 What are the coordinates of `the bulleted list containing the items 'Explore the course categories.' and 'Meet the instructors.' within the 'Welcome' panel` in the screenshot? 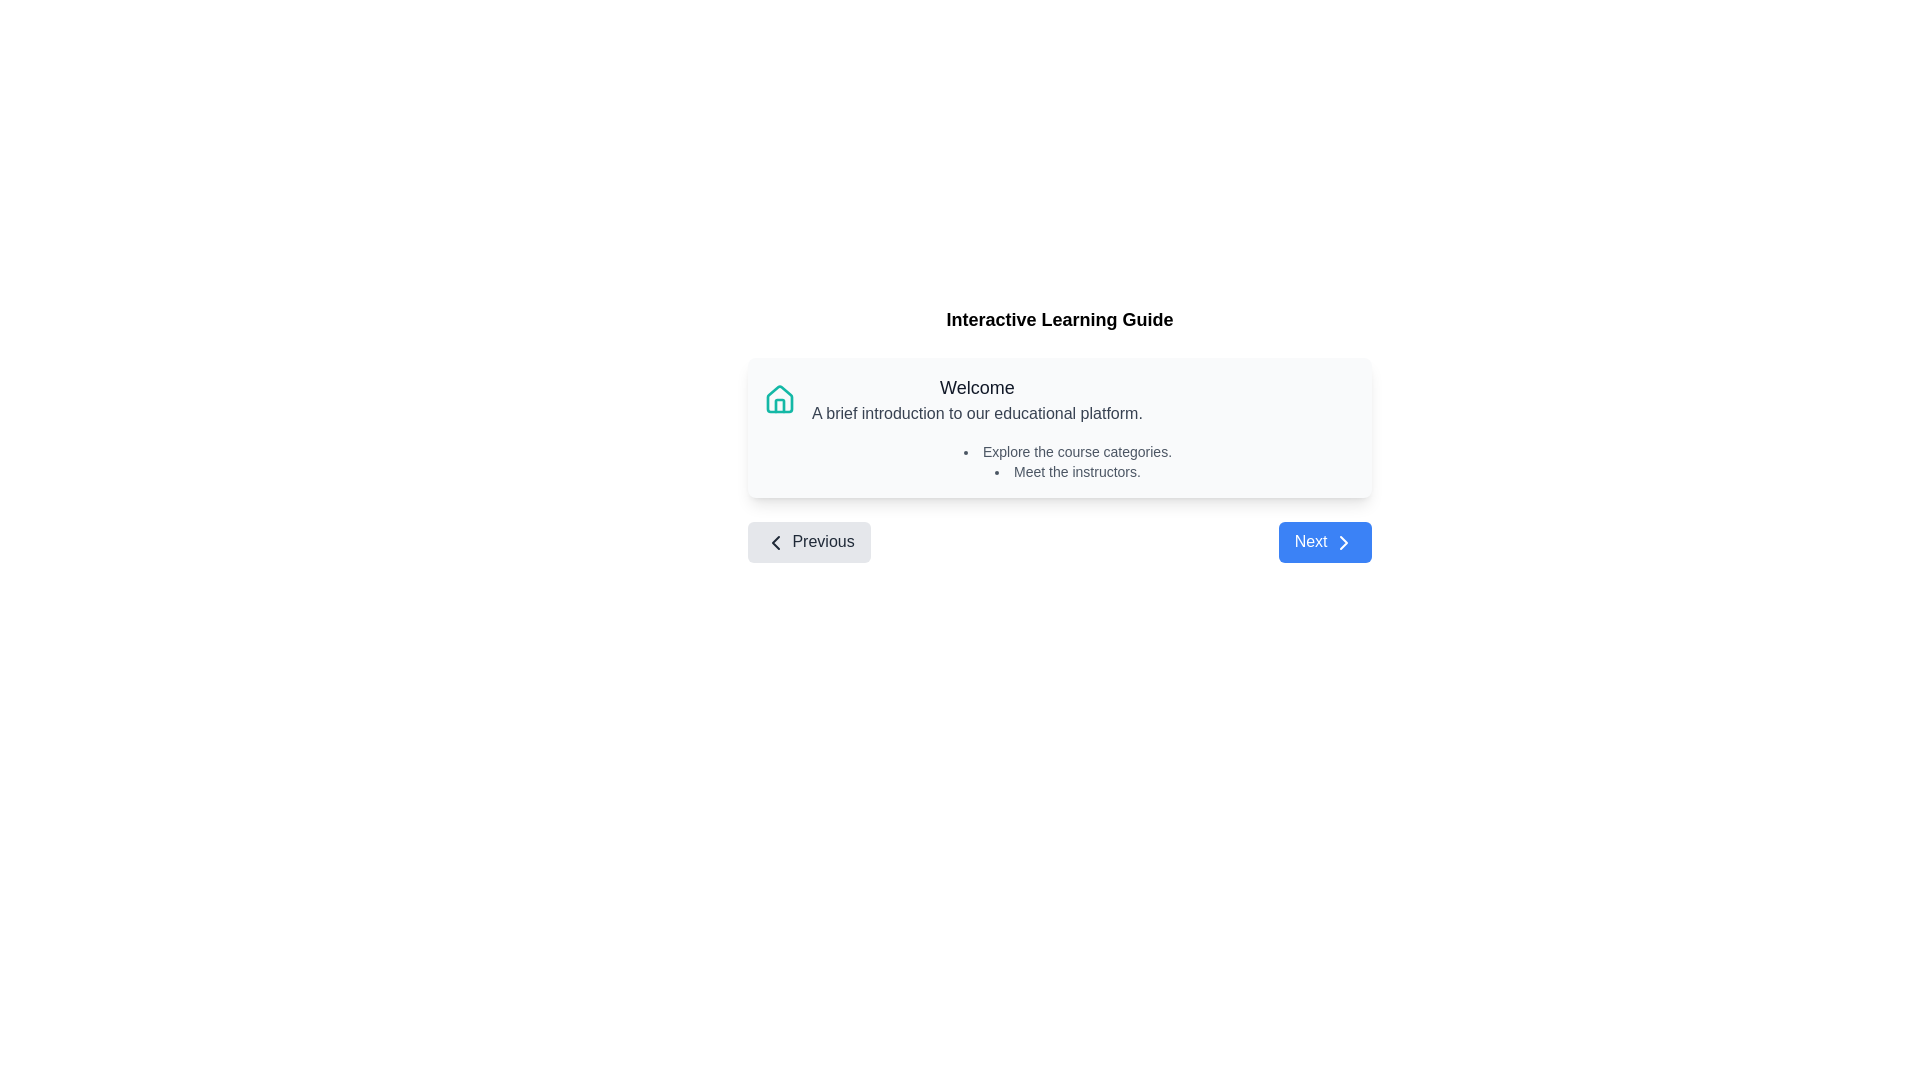 It's located at (1059, 462).